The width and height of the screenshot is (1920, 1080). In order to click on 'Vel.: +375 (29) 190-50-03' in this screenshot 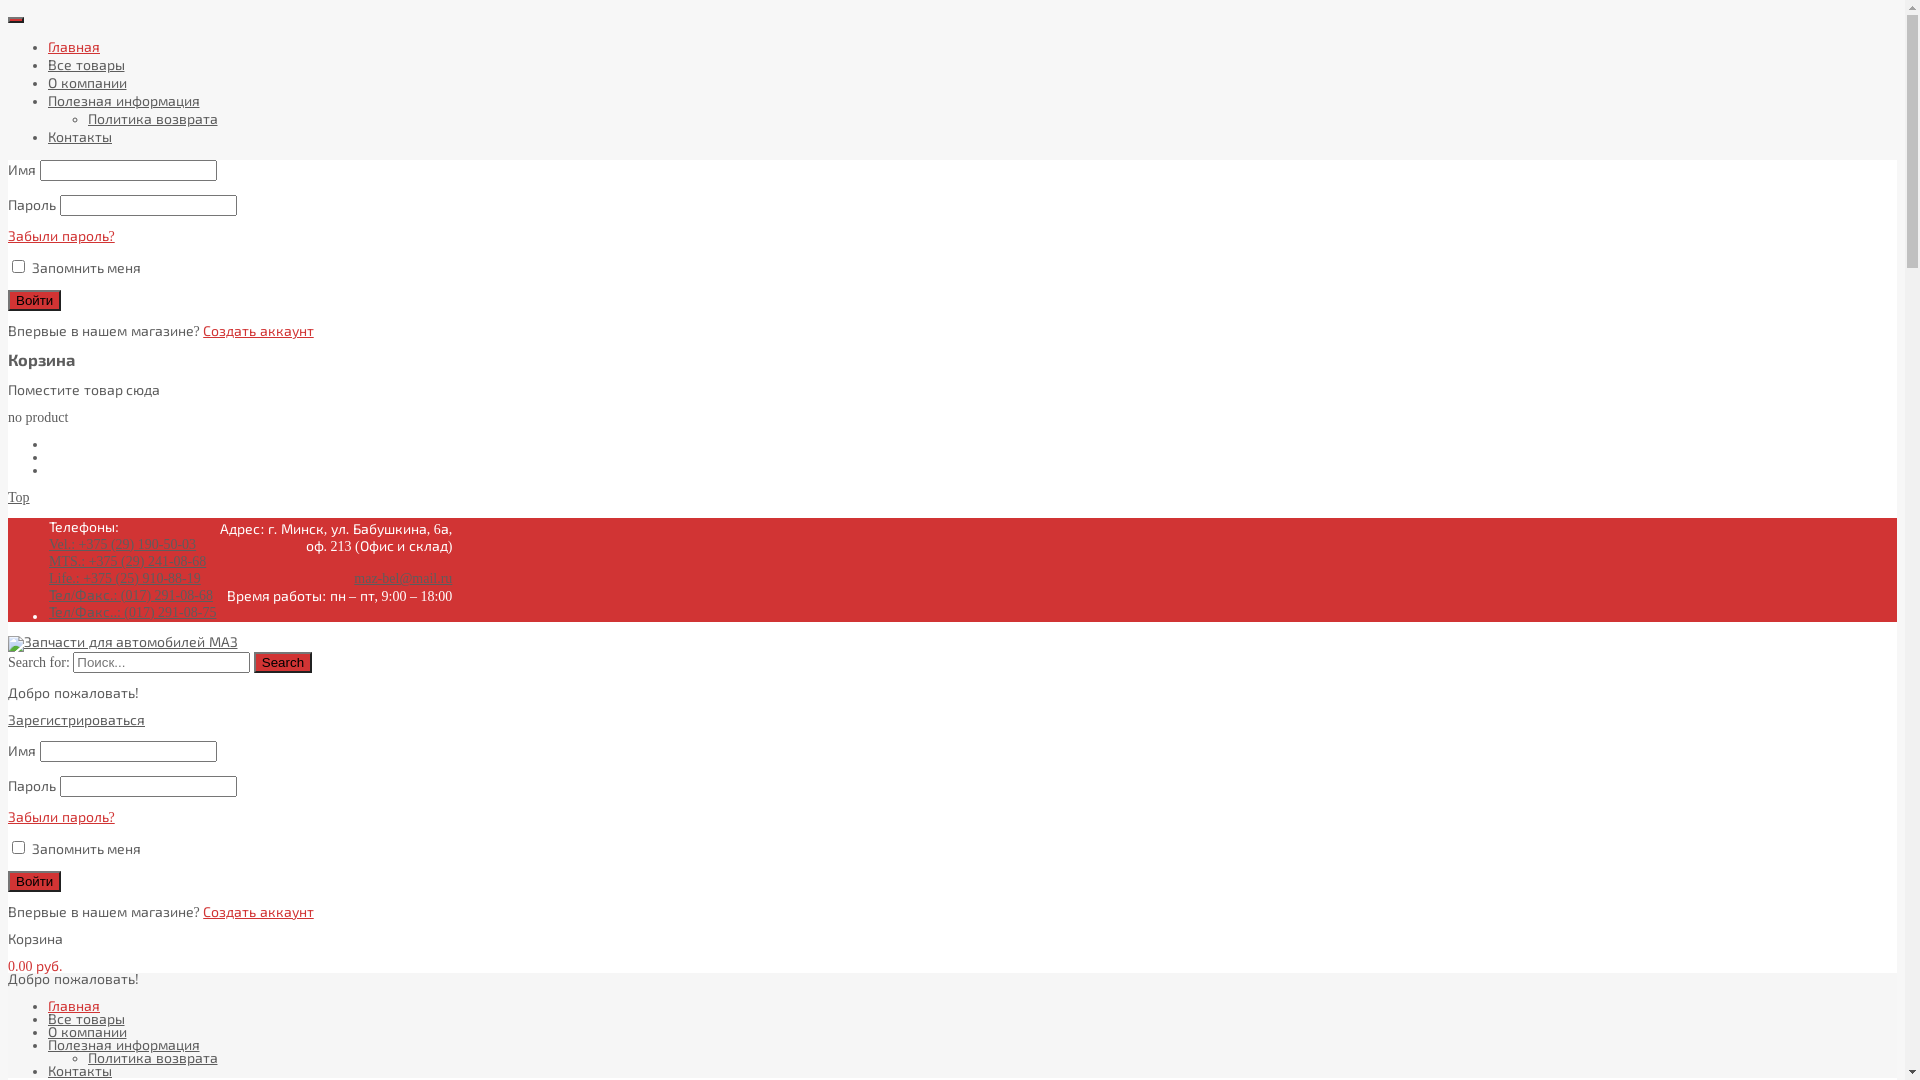, I will do `click(121, 544)`.